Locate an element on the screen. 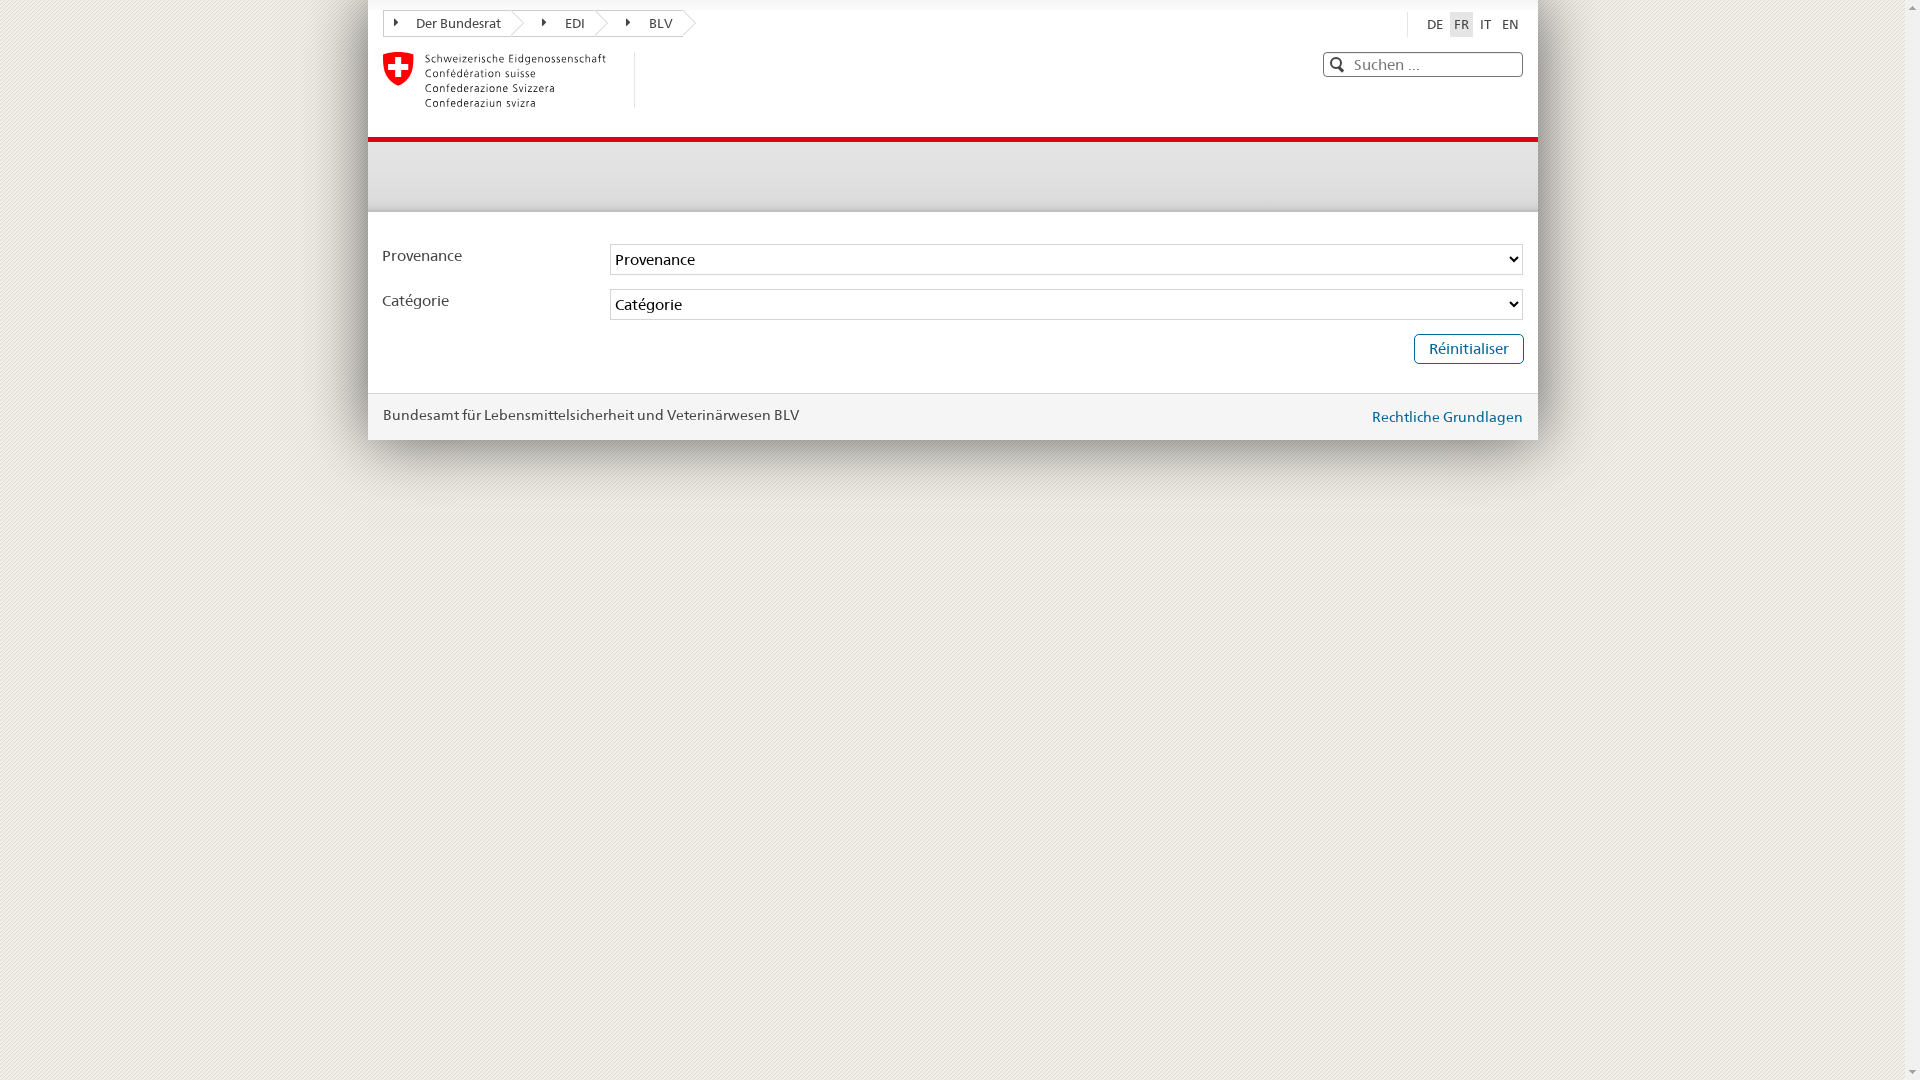 Image resolution: width=1920 pixels, height=1080 pixels. 'EN' is located at coordinates (1510, 24).